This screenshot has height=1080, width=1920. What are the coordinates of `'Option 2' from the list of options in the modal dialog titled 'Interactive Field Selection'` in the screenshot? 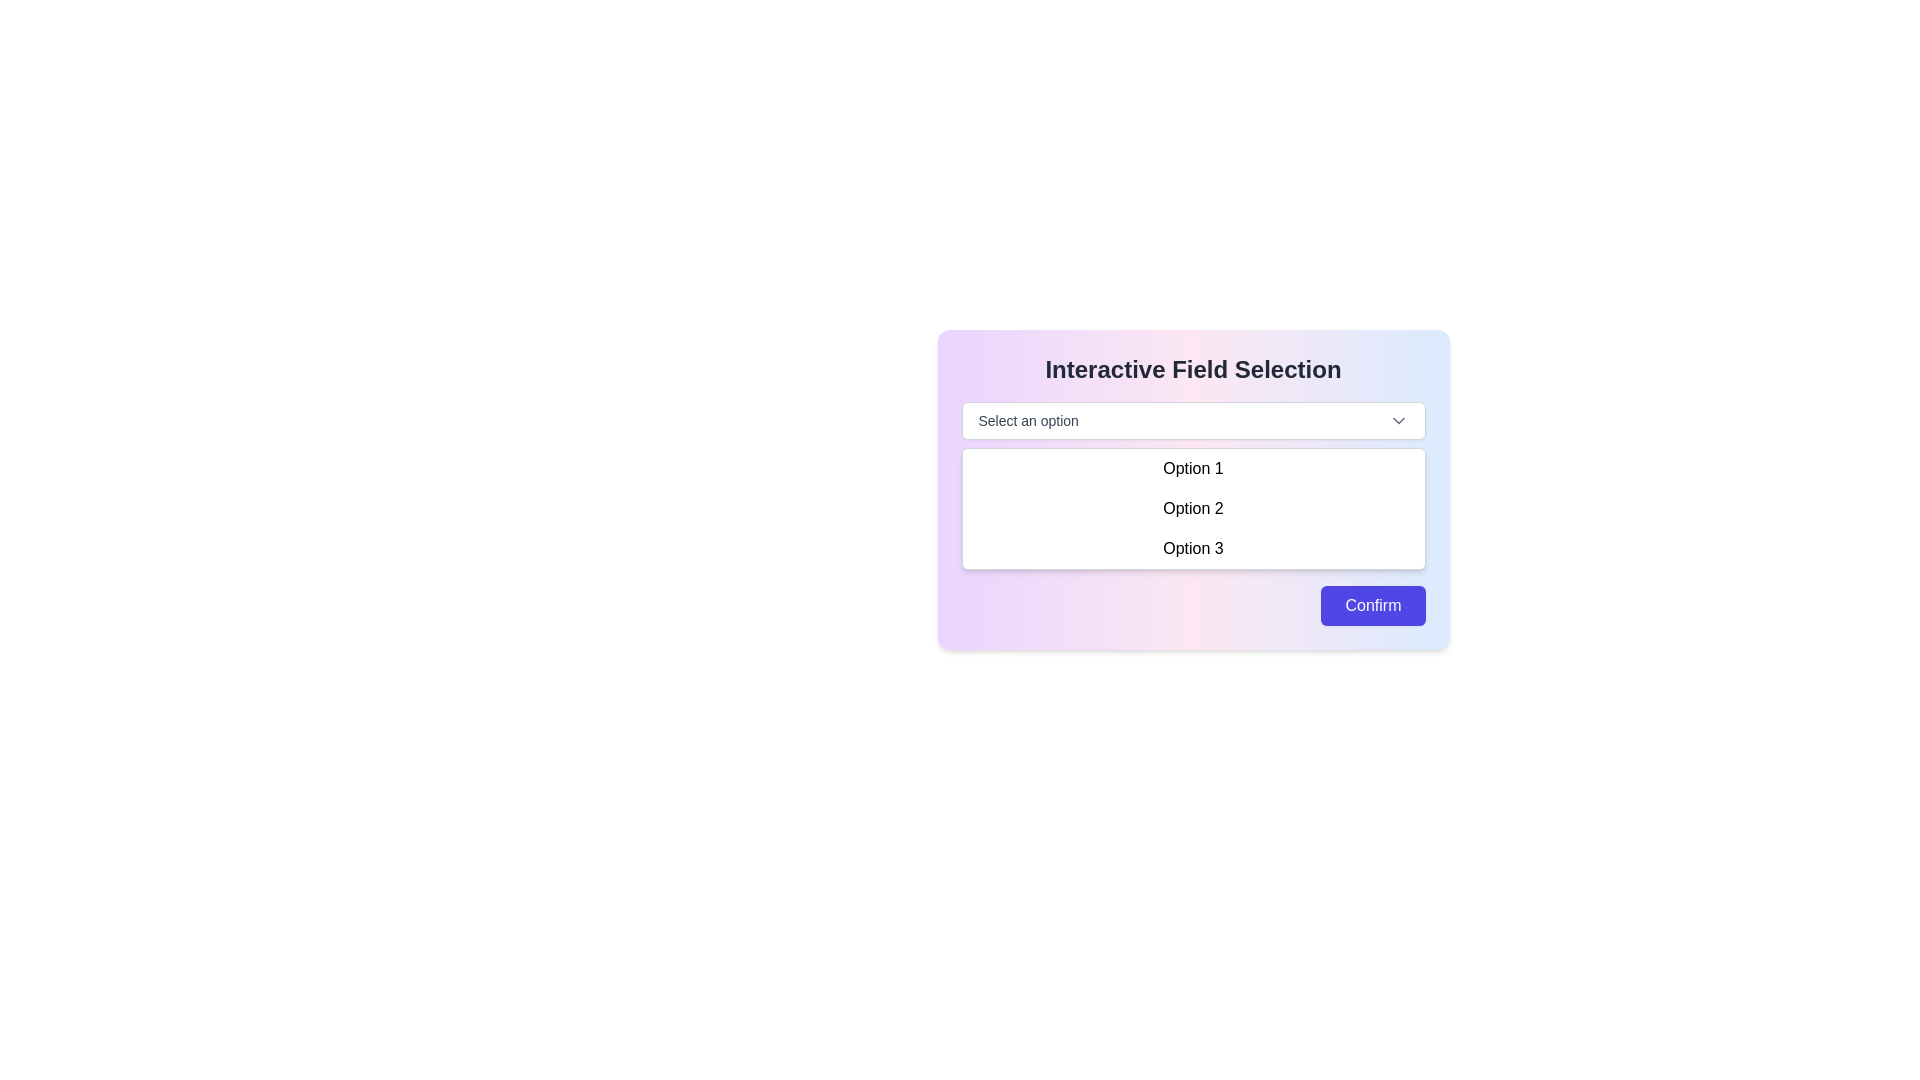 It's located at (1193, 508).